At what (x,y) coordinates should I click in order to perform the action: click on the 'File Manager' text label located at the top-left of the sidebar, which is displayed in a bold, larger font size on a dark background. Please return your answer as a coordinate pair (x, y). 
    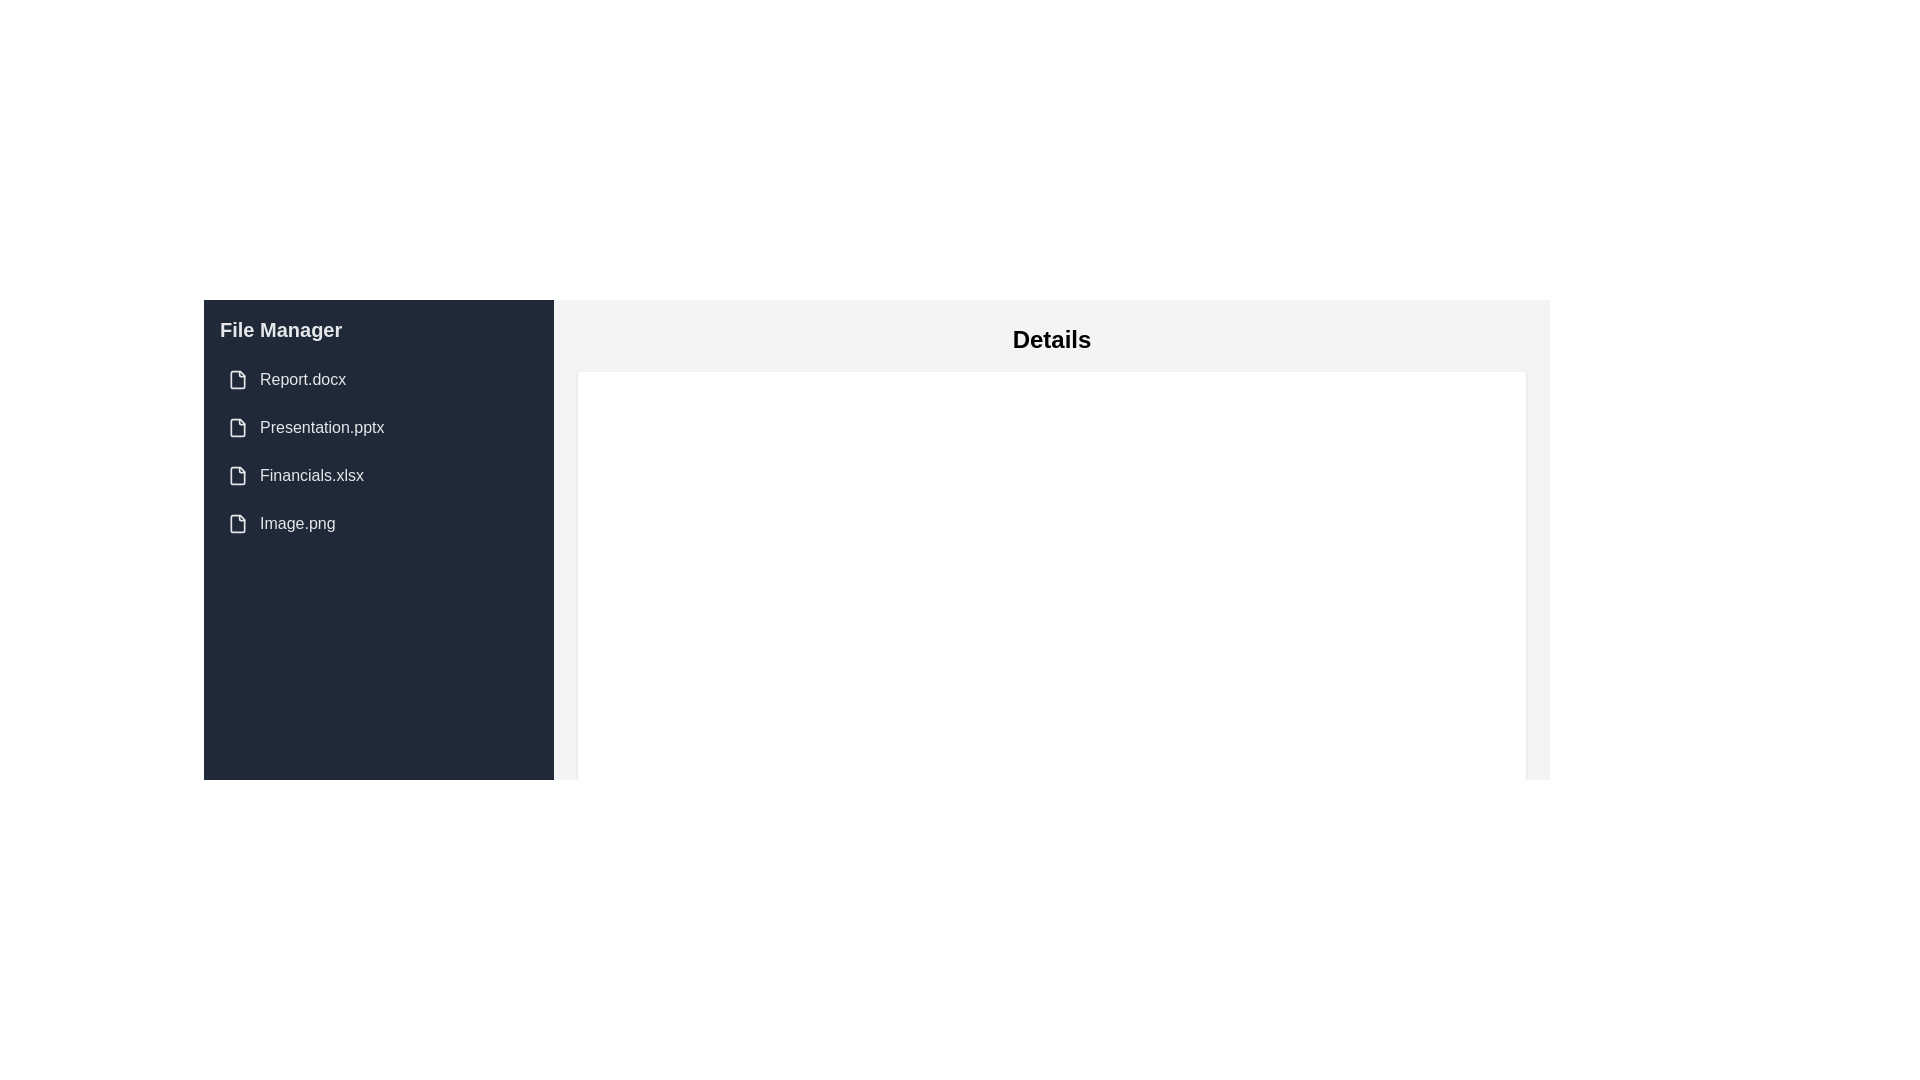
    Looking at the image, I should click on (280, 329).